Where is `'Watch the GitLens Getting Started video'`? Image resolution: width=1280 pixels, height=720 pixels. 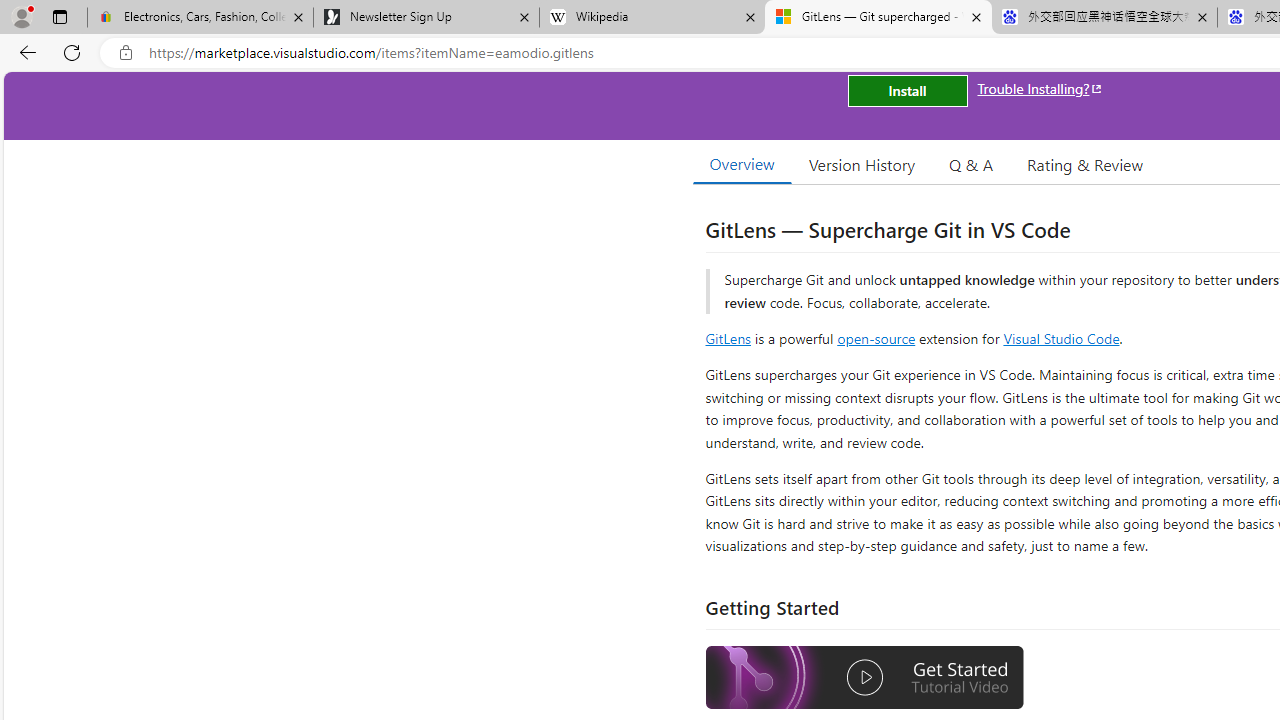 'Watch the GitLens Getting Started video' is located at coordinates (865, 679).